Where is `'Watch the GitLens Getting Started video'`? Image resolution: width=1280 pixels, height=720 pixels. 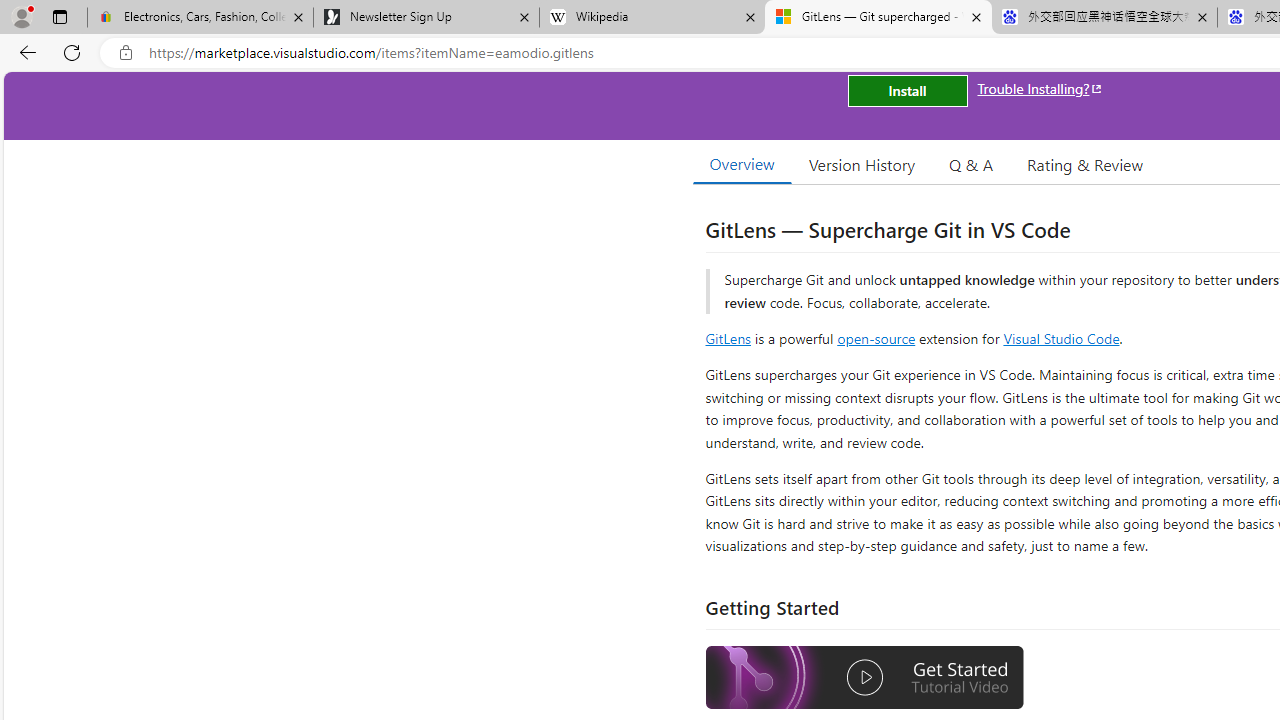 'Watch the GitLens Getting Started video' is located at coordinates (865, 679).